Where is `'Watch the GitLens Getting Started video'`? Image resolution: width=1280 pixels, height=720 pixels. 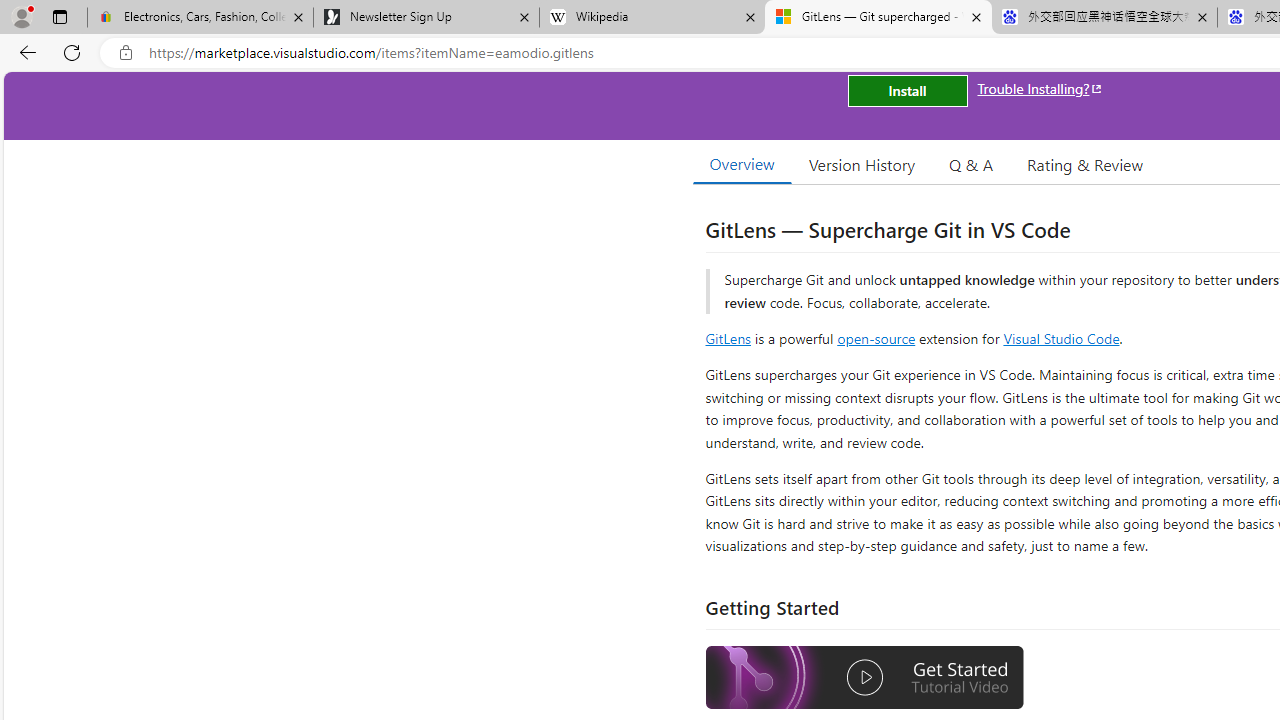 'Watch the GitLens Getting Started video' is located at coordinates (865, 679).